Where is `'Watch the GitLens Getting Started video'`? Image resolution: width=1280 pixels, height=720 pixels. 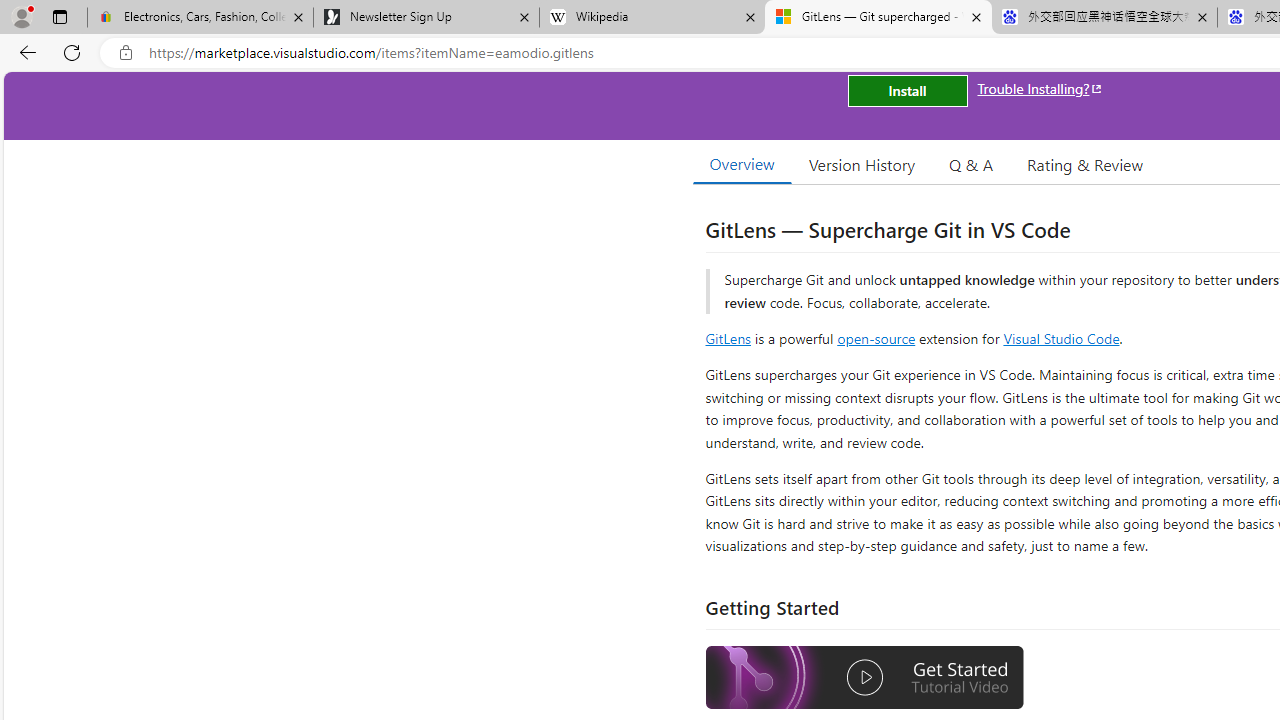 'Watch the GitLens Getting Started video' is located at coordinates (865, 679).